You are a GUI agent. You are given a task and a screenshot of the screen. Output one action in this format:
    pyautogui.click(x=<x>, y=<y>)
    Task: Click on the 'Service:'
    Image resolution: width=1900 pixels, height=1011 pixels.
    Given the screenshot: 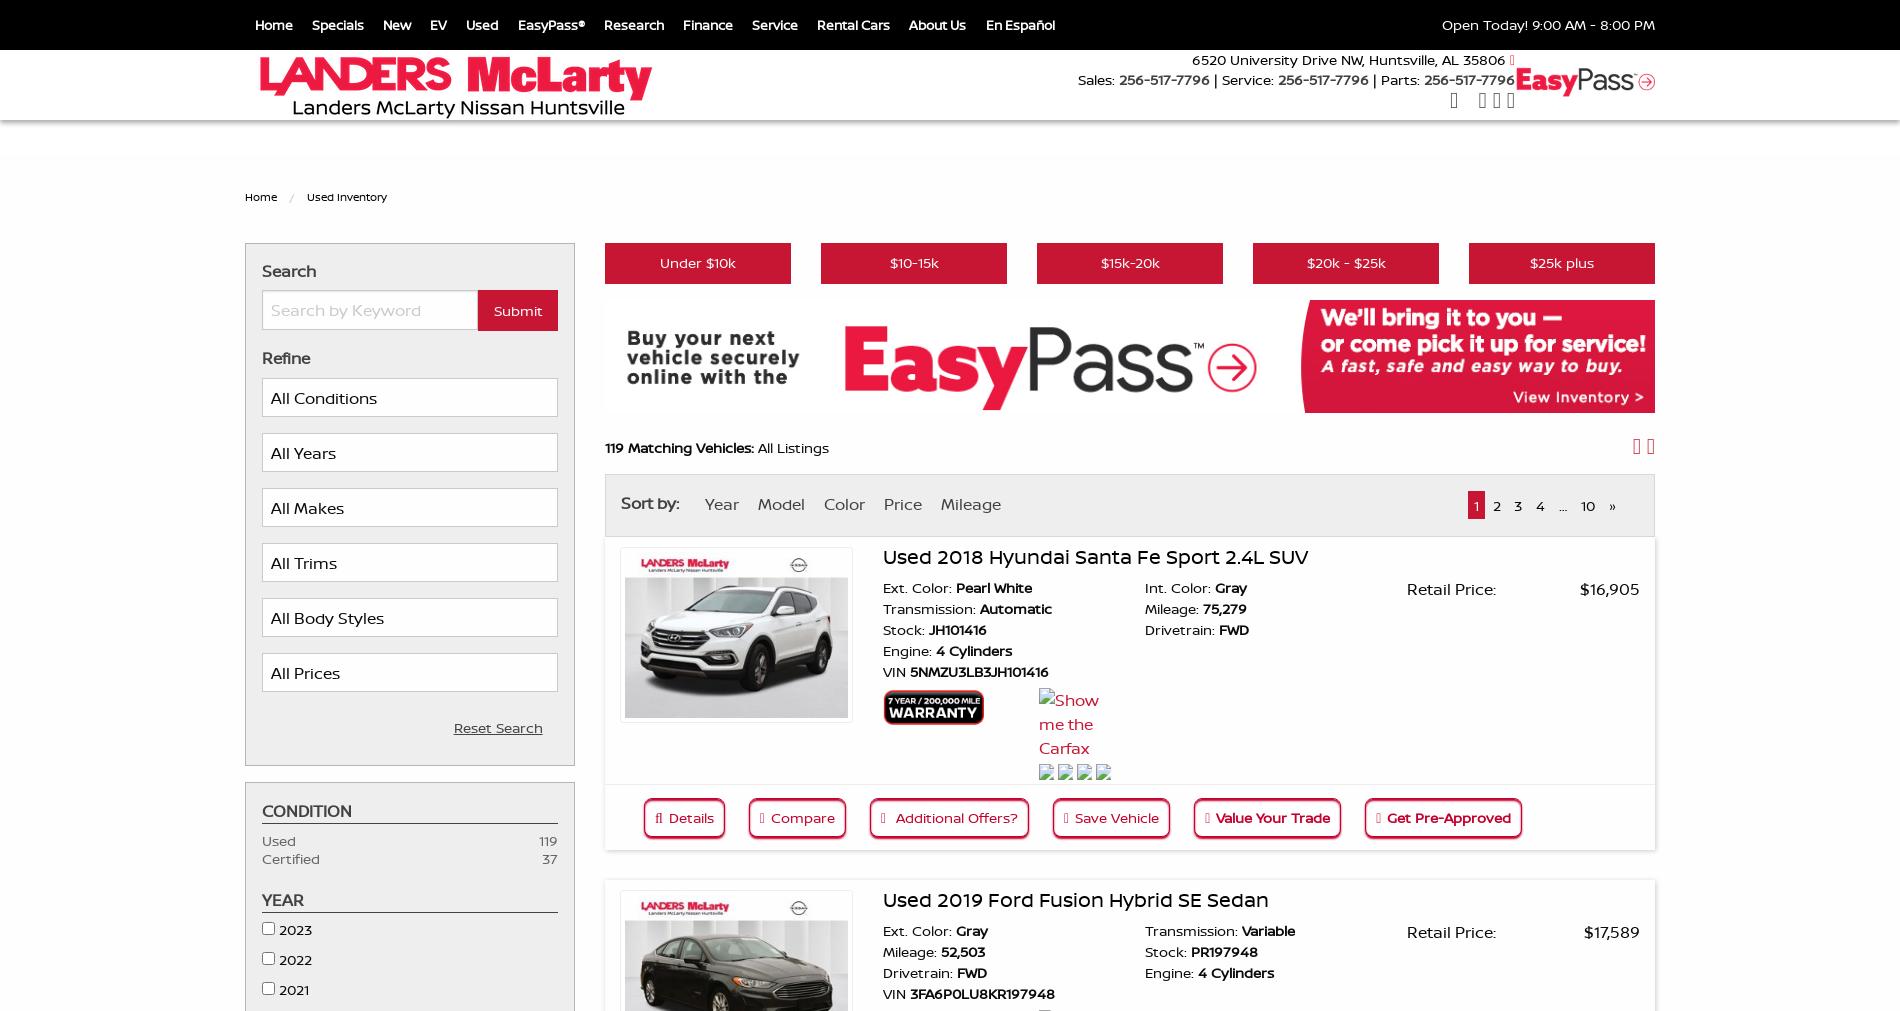 What is the action you would take?
    pyautogui.click(x=1221, y=78)
    